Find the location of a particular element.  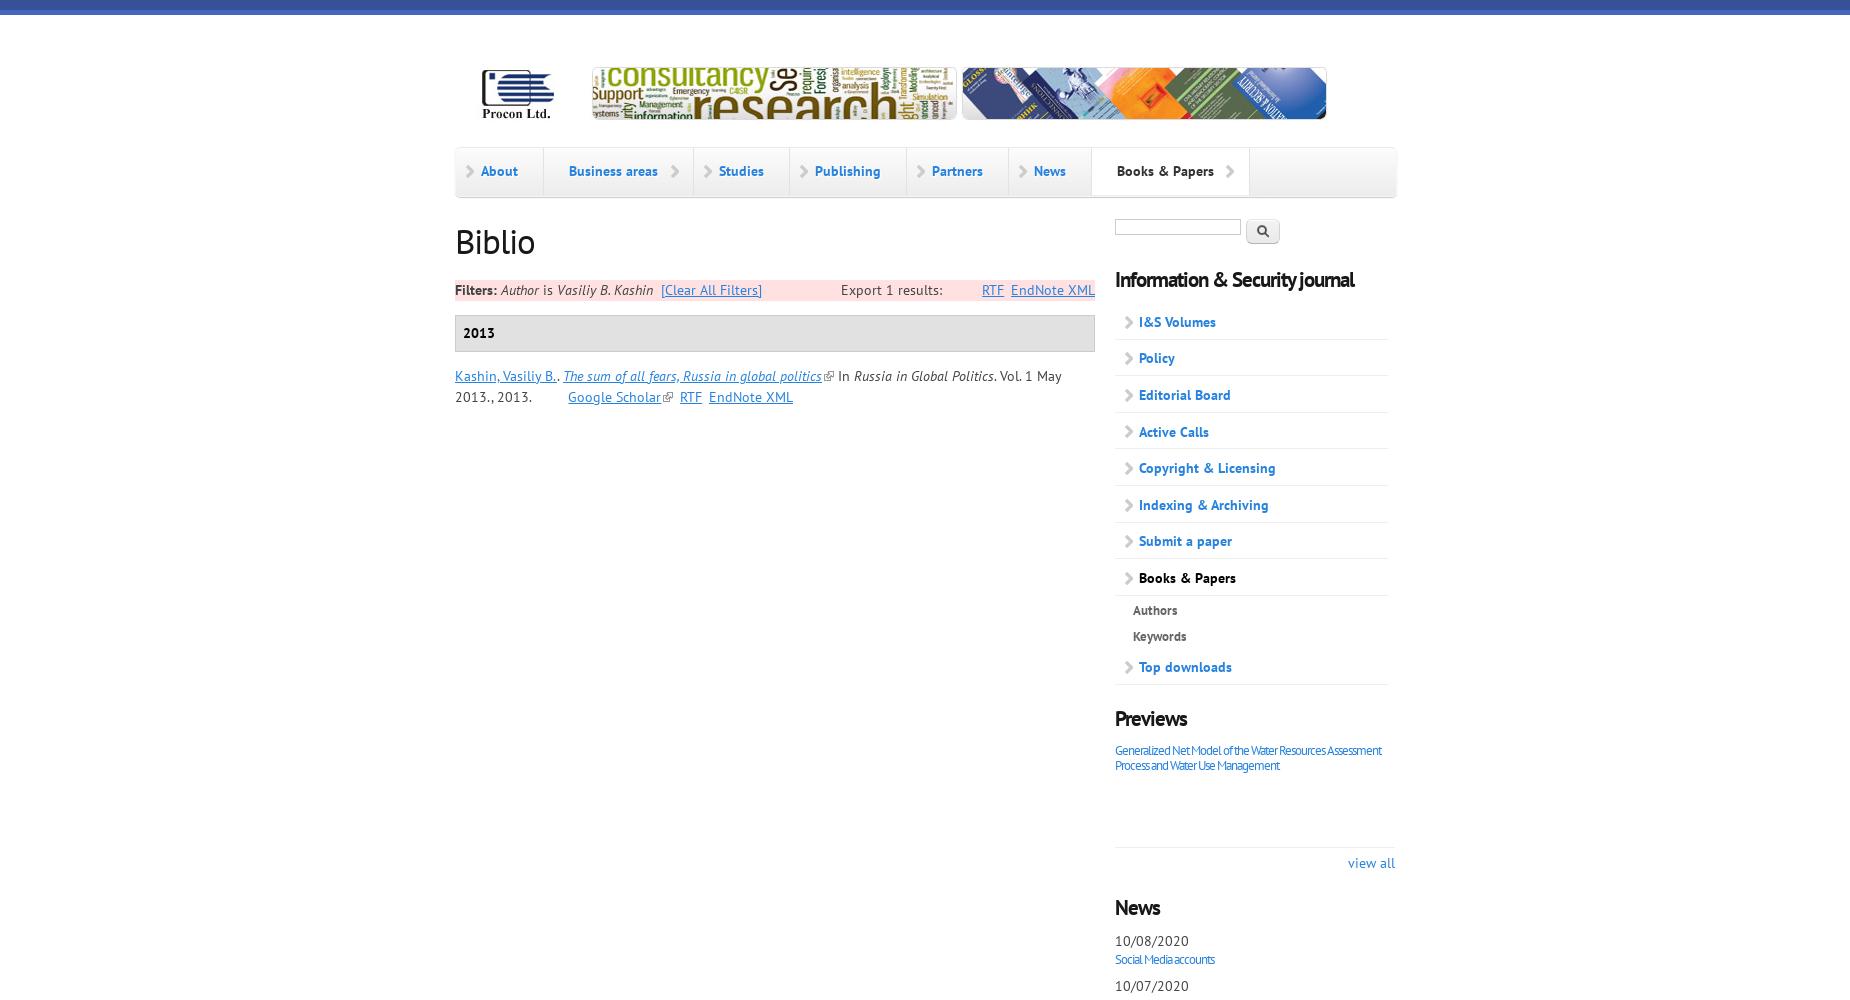

'In' is located at coordinates (843, 375).